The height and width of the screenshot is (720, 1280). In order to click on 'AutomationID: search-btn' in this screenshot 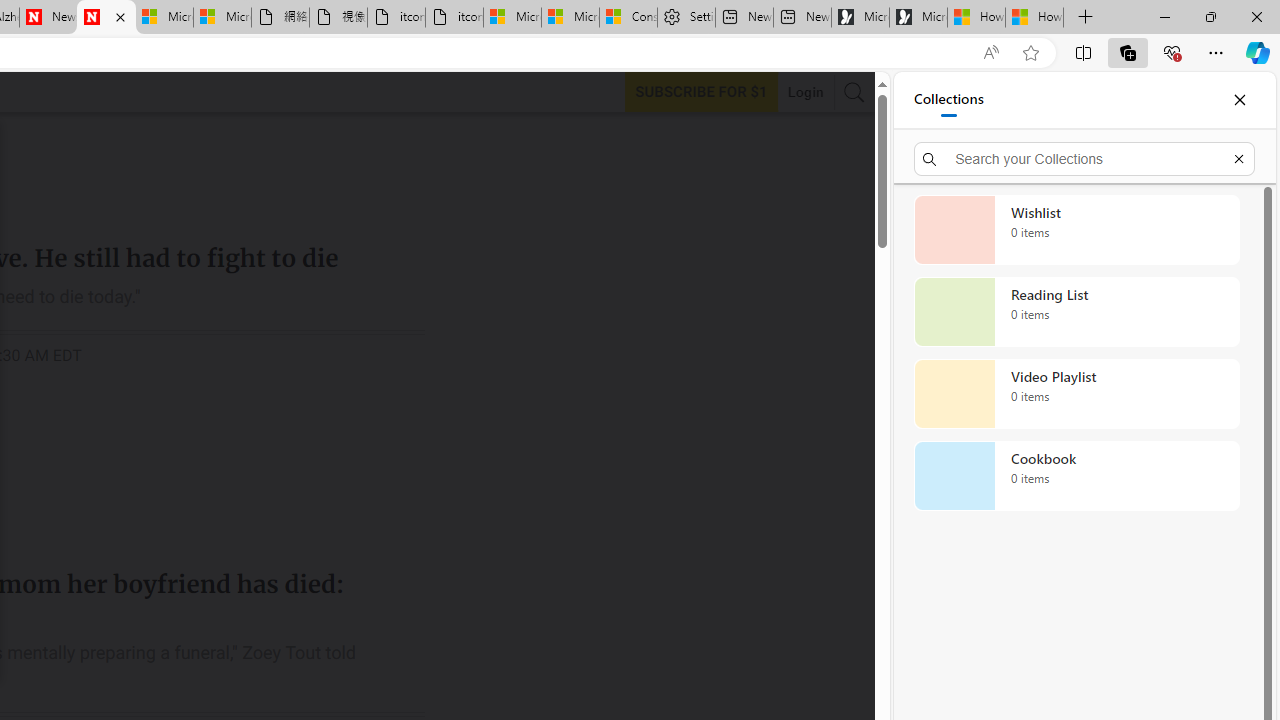, I will do `click(855, 92)`.